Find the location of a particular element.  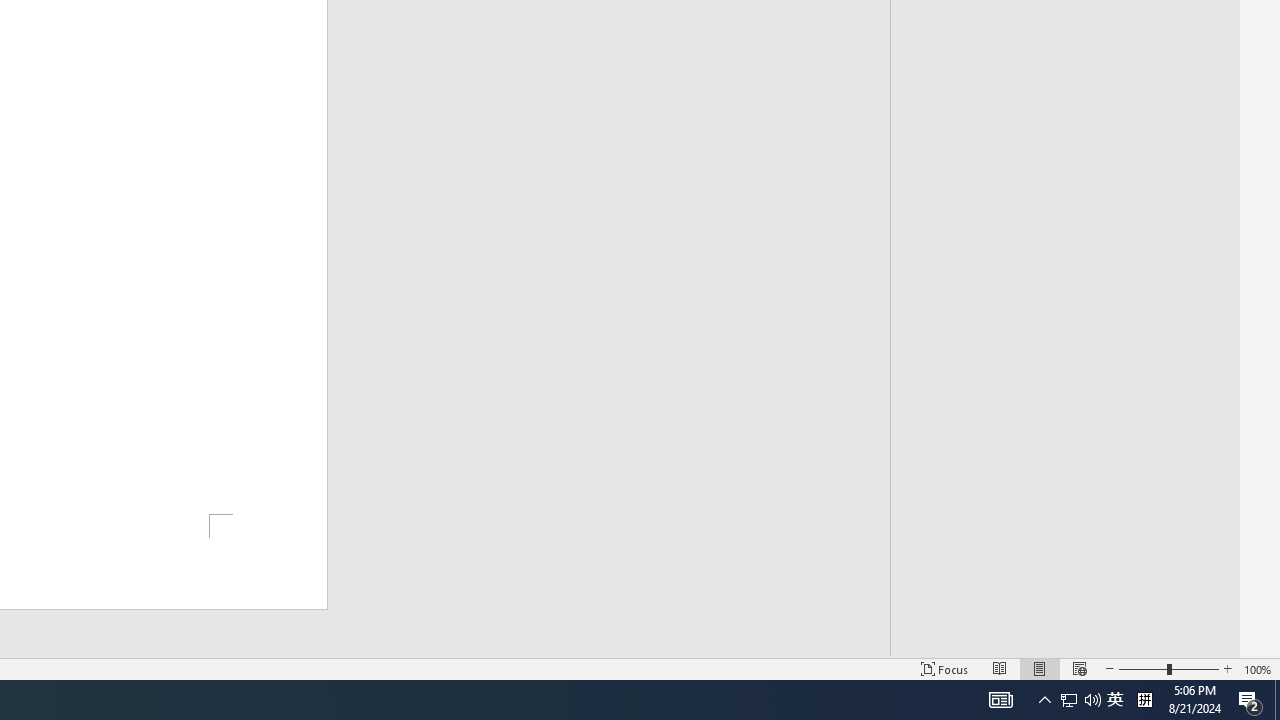

'Zoom 100%' is located at coordinates (1257, 669).